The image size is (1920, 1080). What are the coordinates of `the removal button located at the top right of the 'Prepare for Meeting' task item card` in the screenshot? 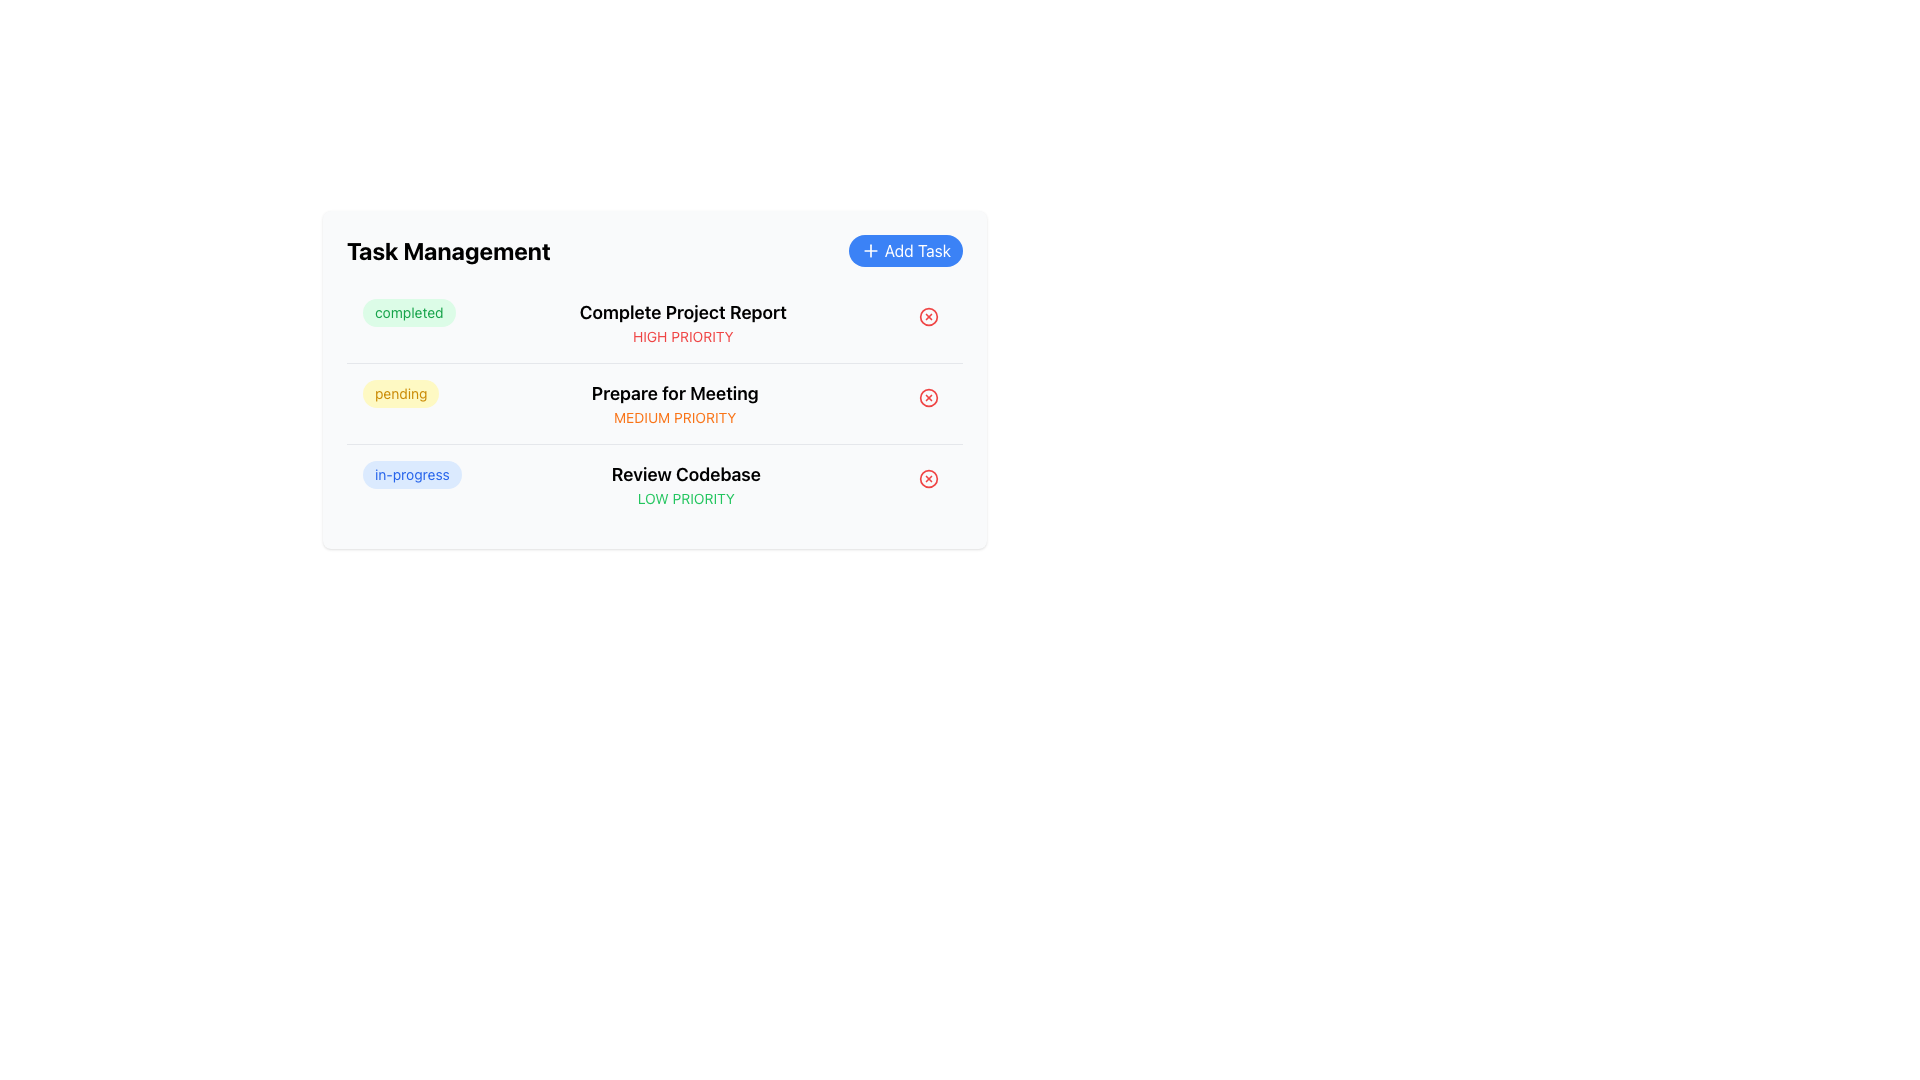 It's located at (928, 397).